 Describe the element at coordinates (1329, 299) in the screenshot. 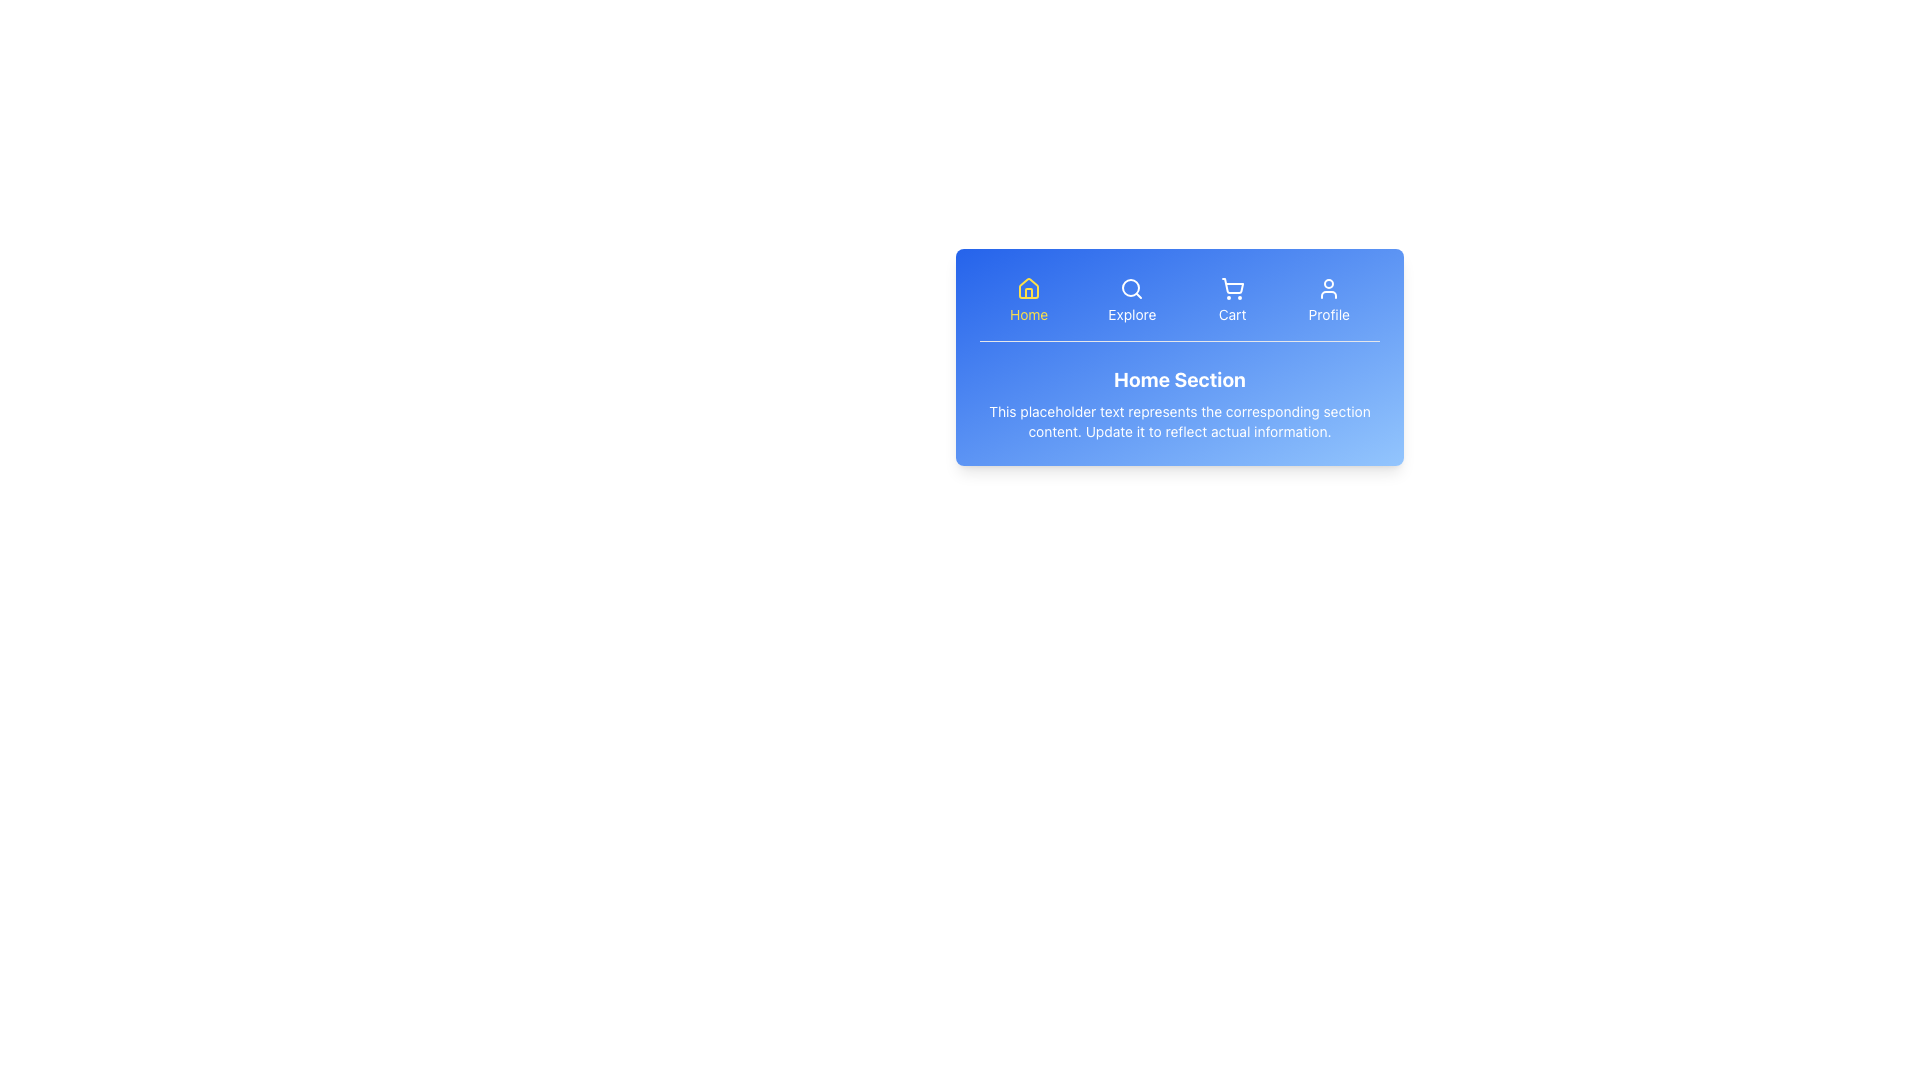

I see `the fourth button in the horizontal navigation bar` at that location.